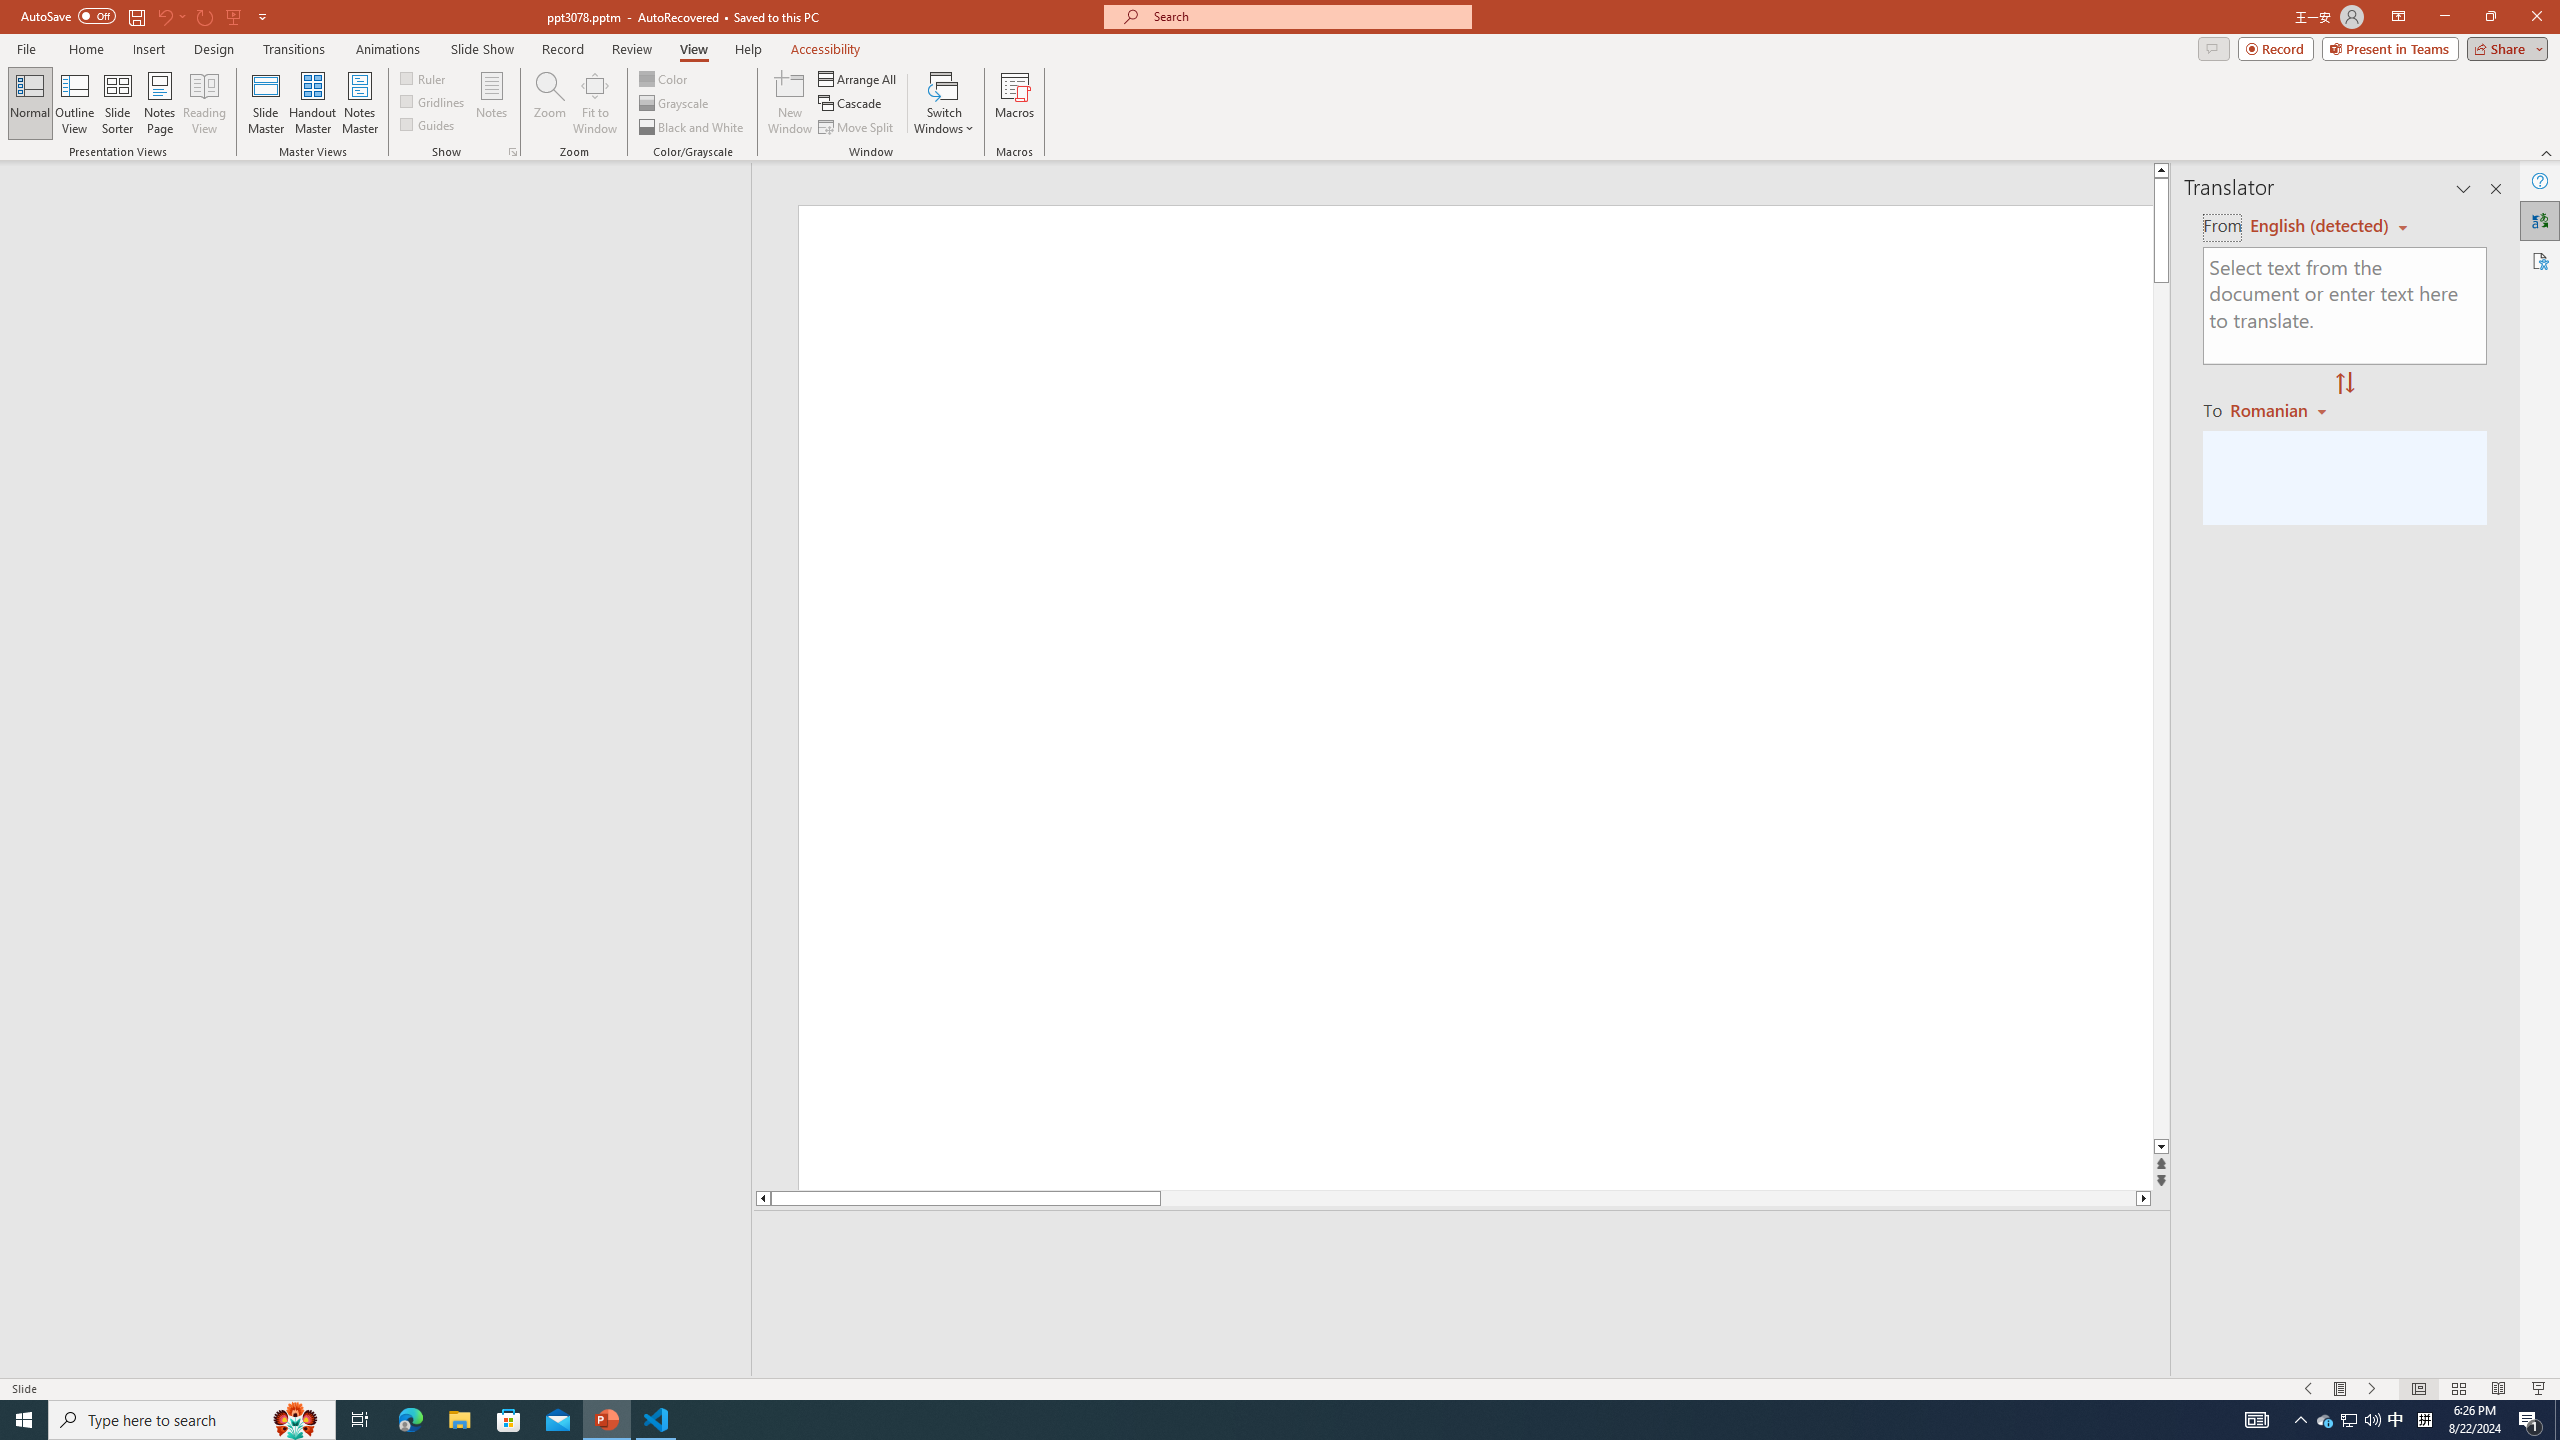  What do you see at coordinates (2319, 225) in the screenshot?
I see `'Czech (detected)'` at bounding box center [2319, 225].